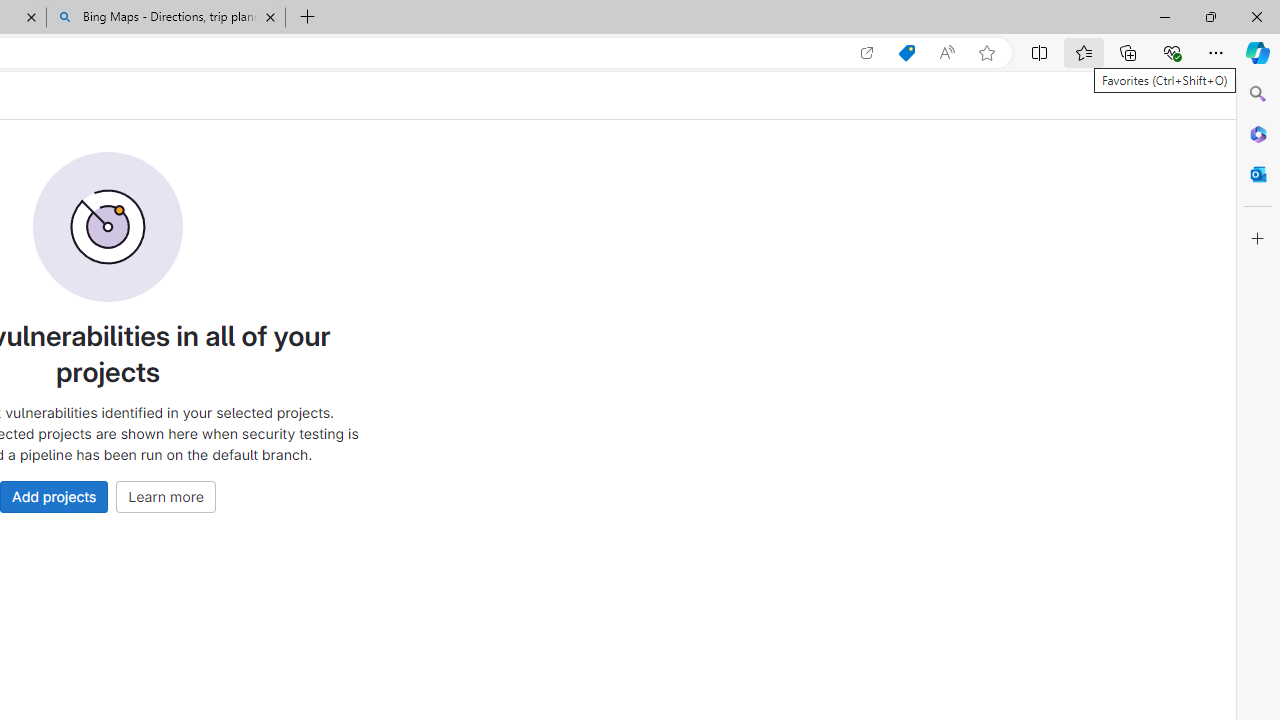  Describe the element at coordinates (54, 495) in the screenshot. I see `'Add projects'` at that location.